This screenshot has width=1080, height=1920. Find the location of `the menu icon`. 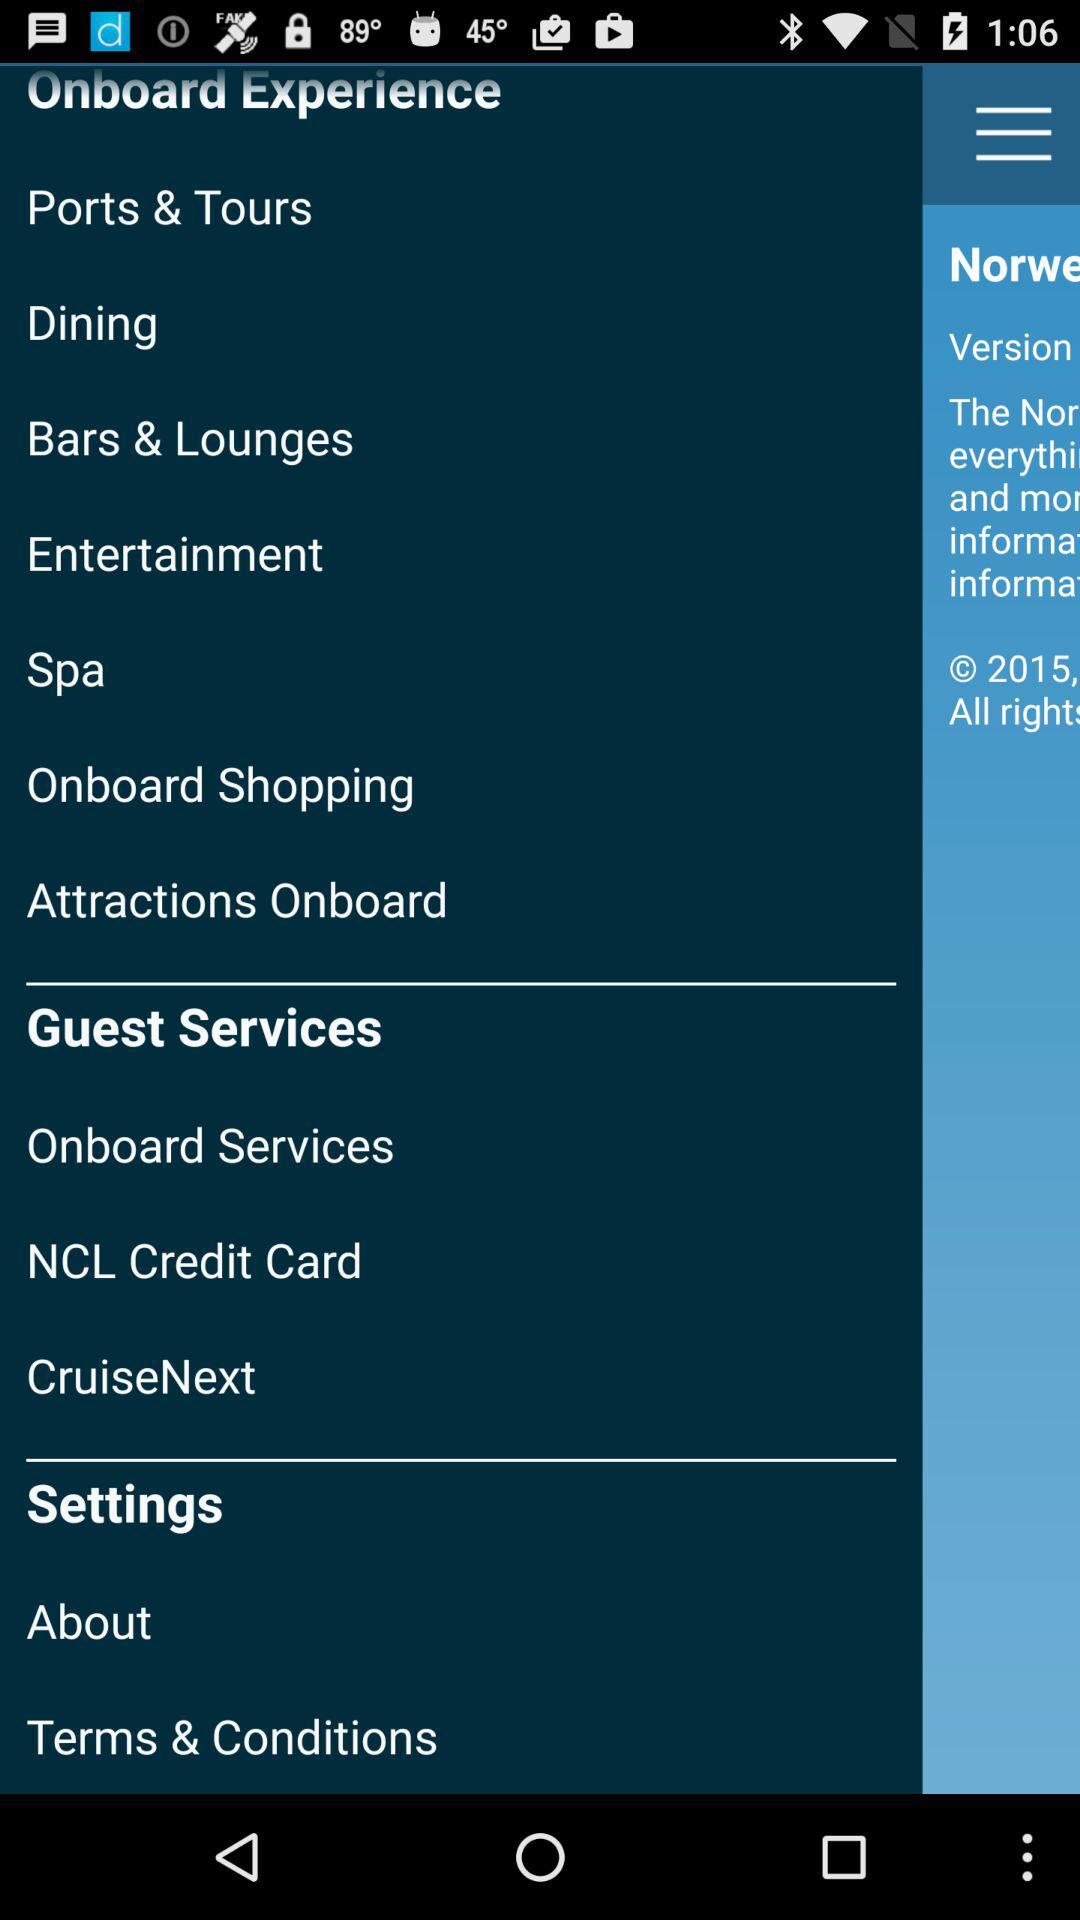

the menu icon is located at coordinates (1014, 142).